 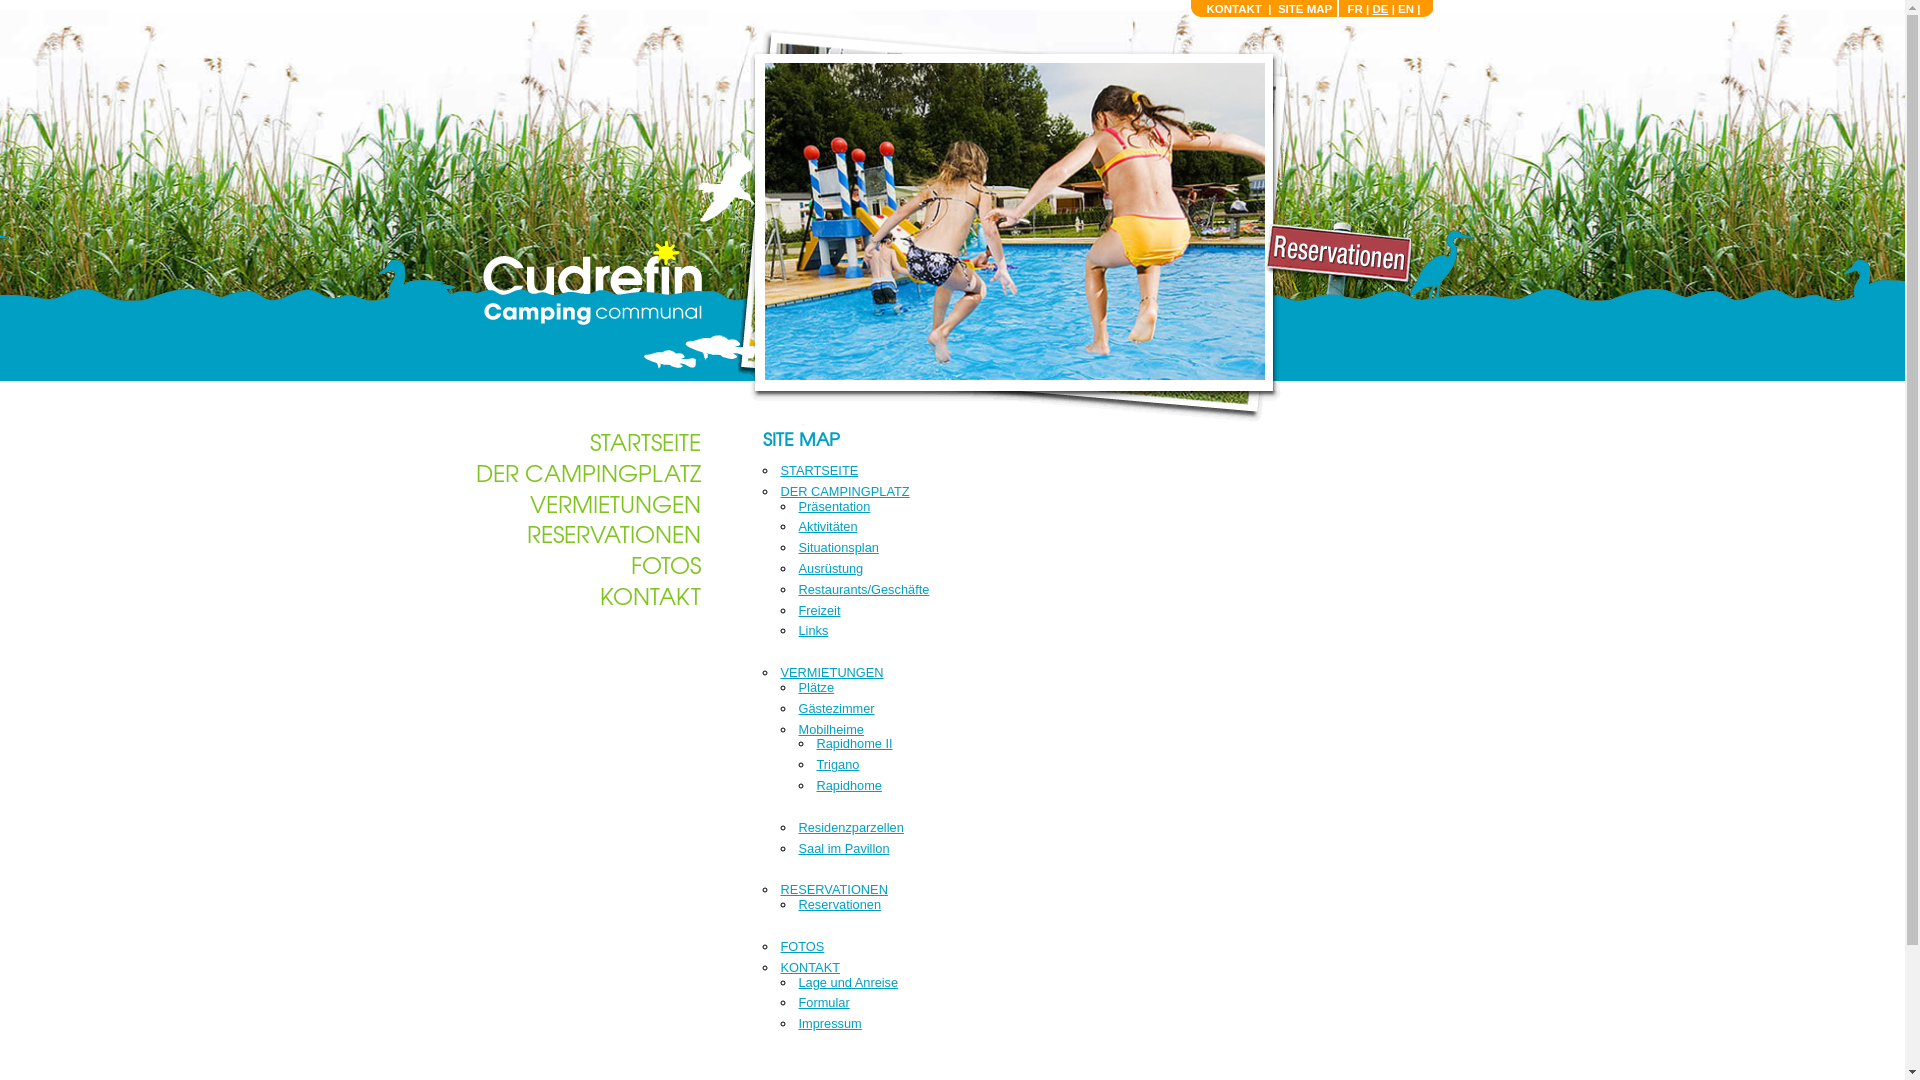 I want to click on 'STARTSEITE', so click(x=819, y=470).